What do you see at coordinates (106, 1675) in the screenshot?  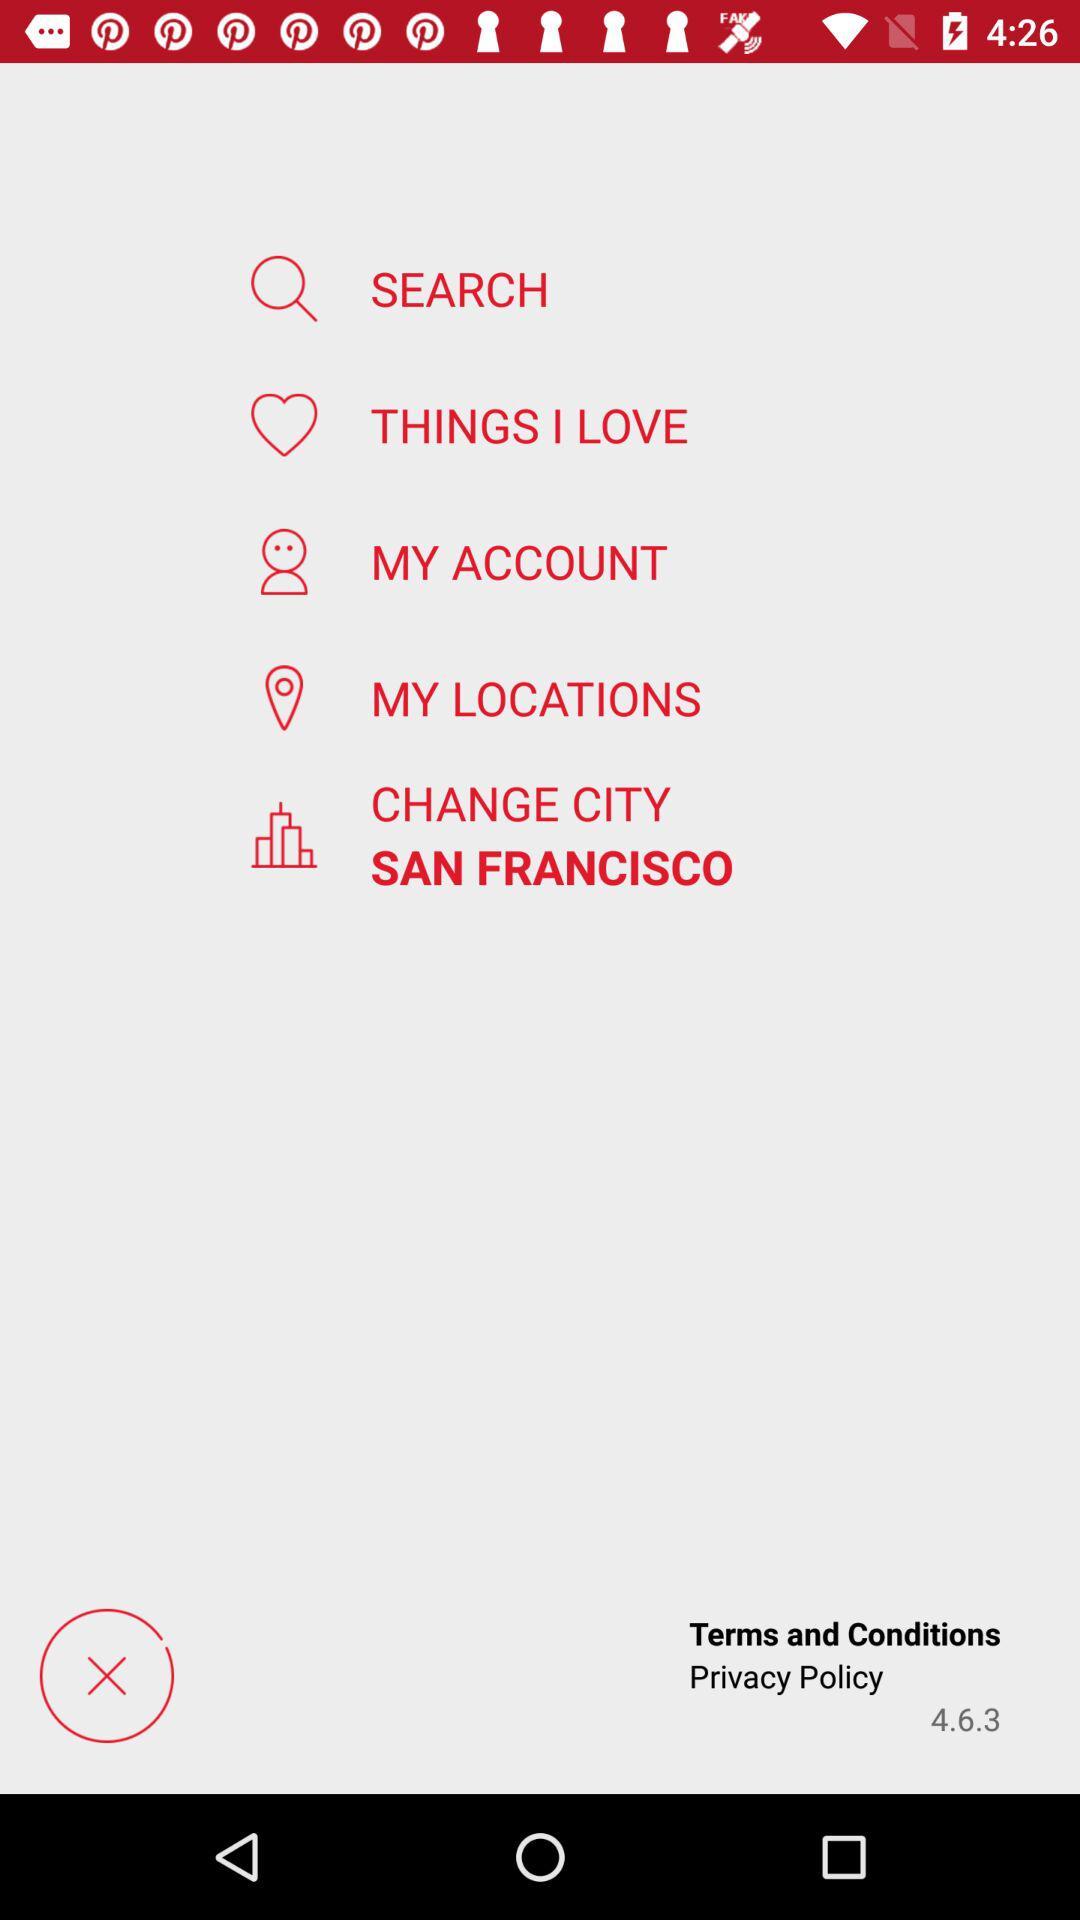 I see `app to the left of terms and conditions app` at bounding box center [106, 1675].